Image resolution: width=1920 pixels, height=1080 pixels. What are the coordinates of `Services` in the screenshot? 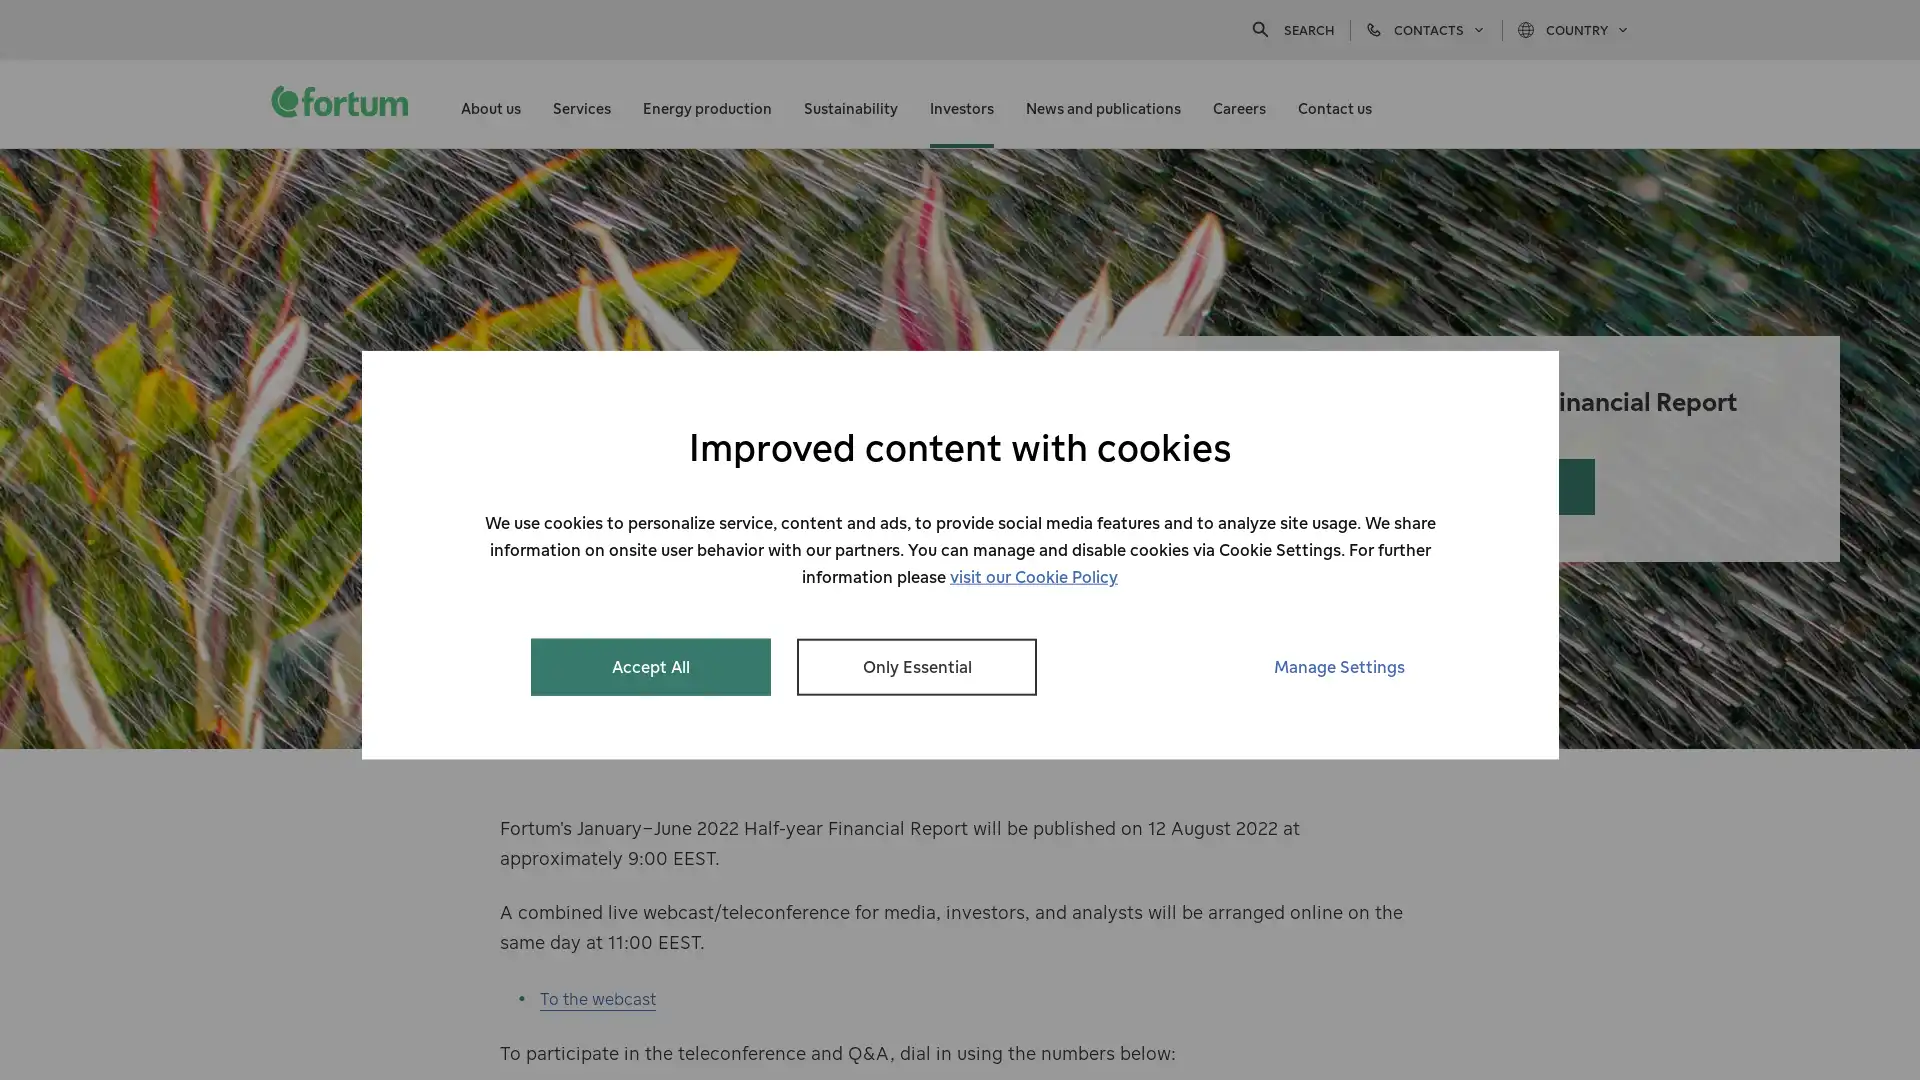 It's located at (580, 104).